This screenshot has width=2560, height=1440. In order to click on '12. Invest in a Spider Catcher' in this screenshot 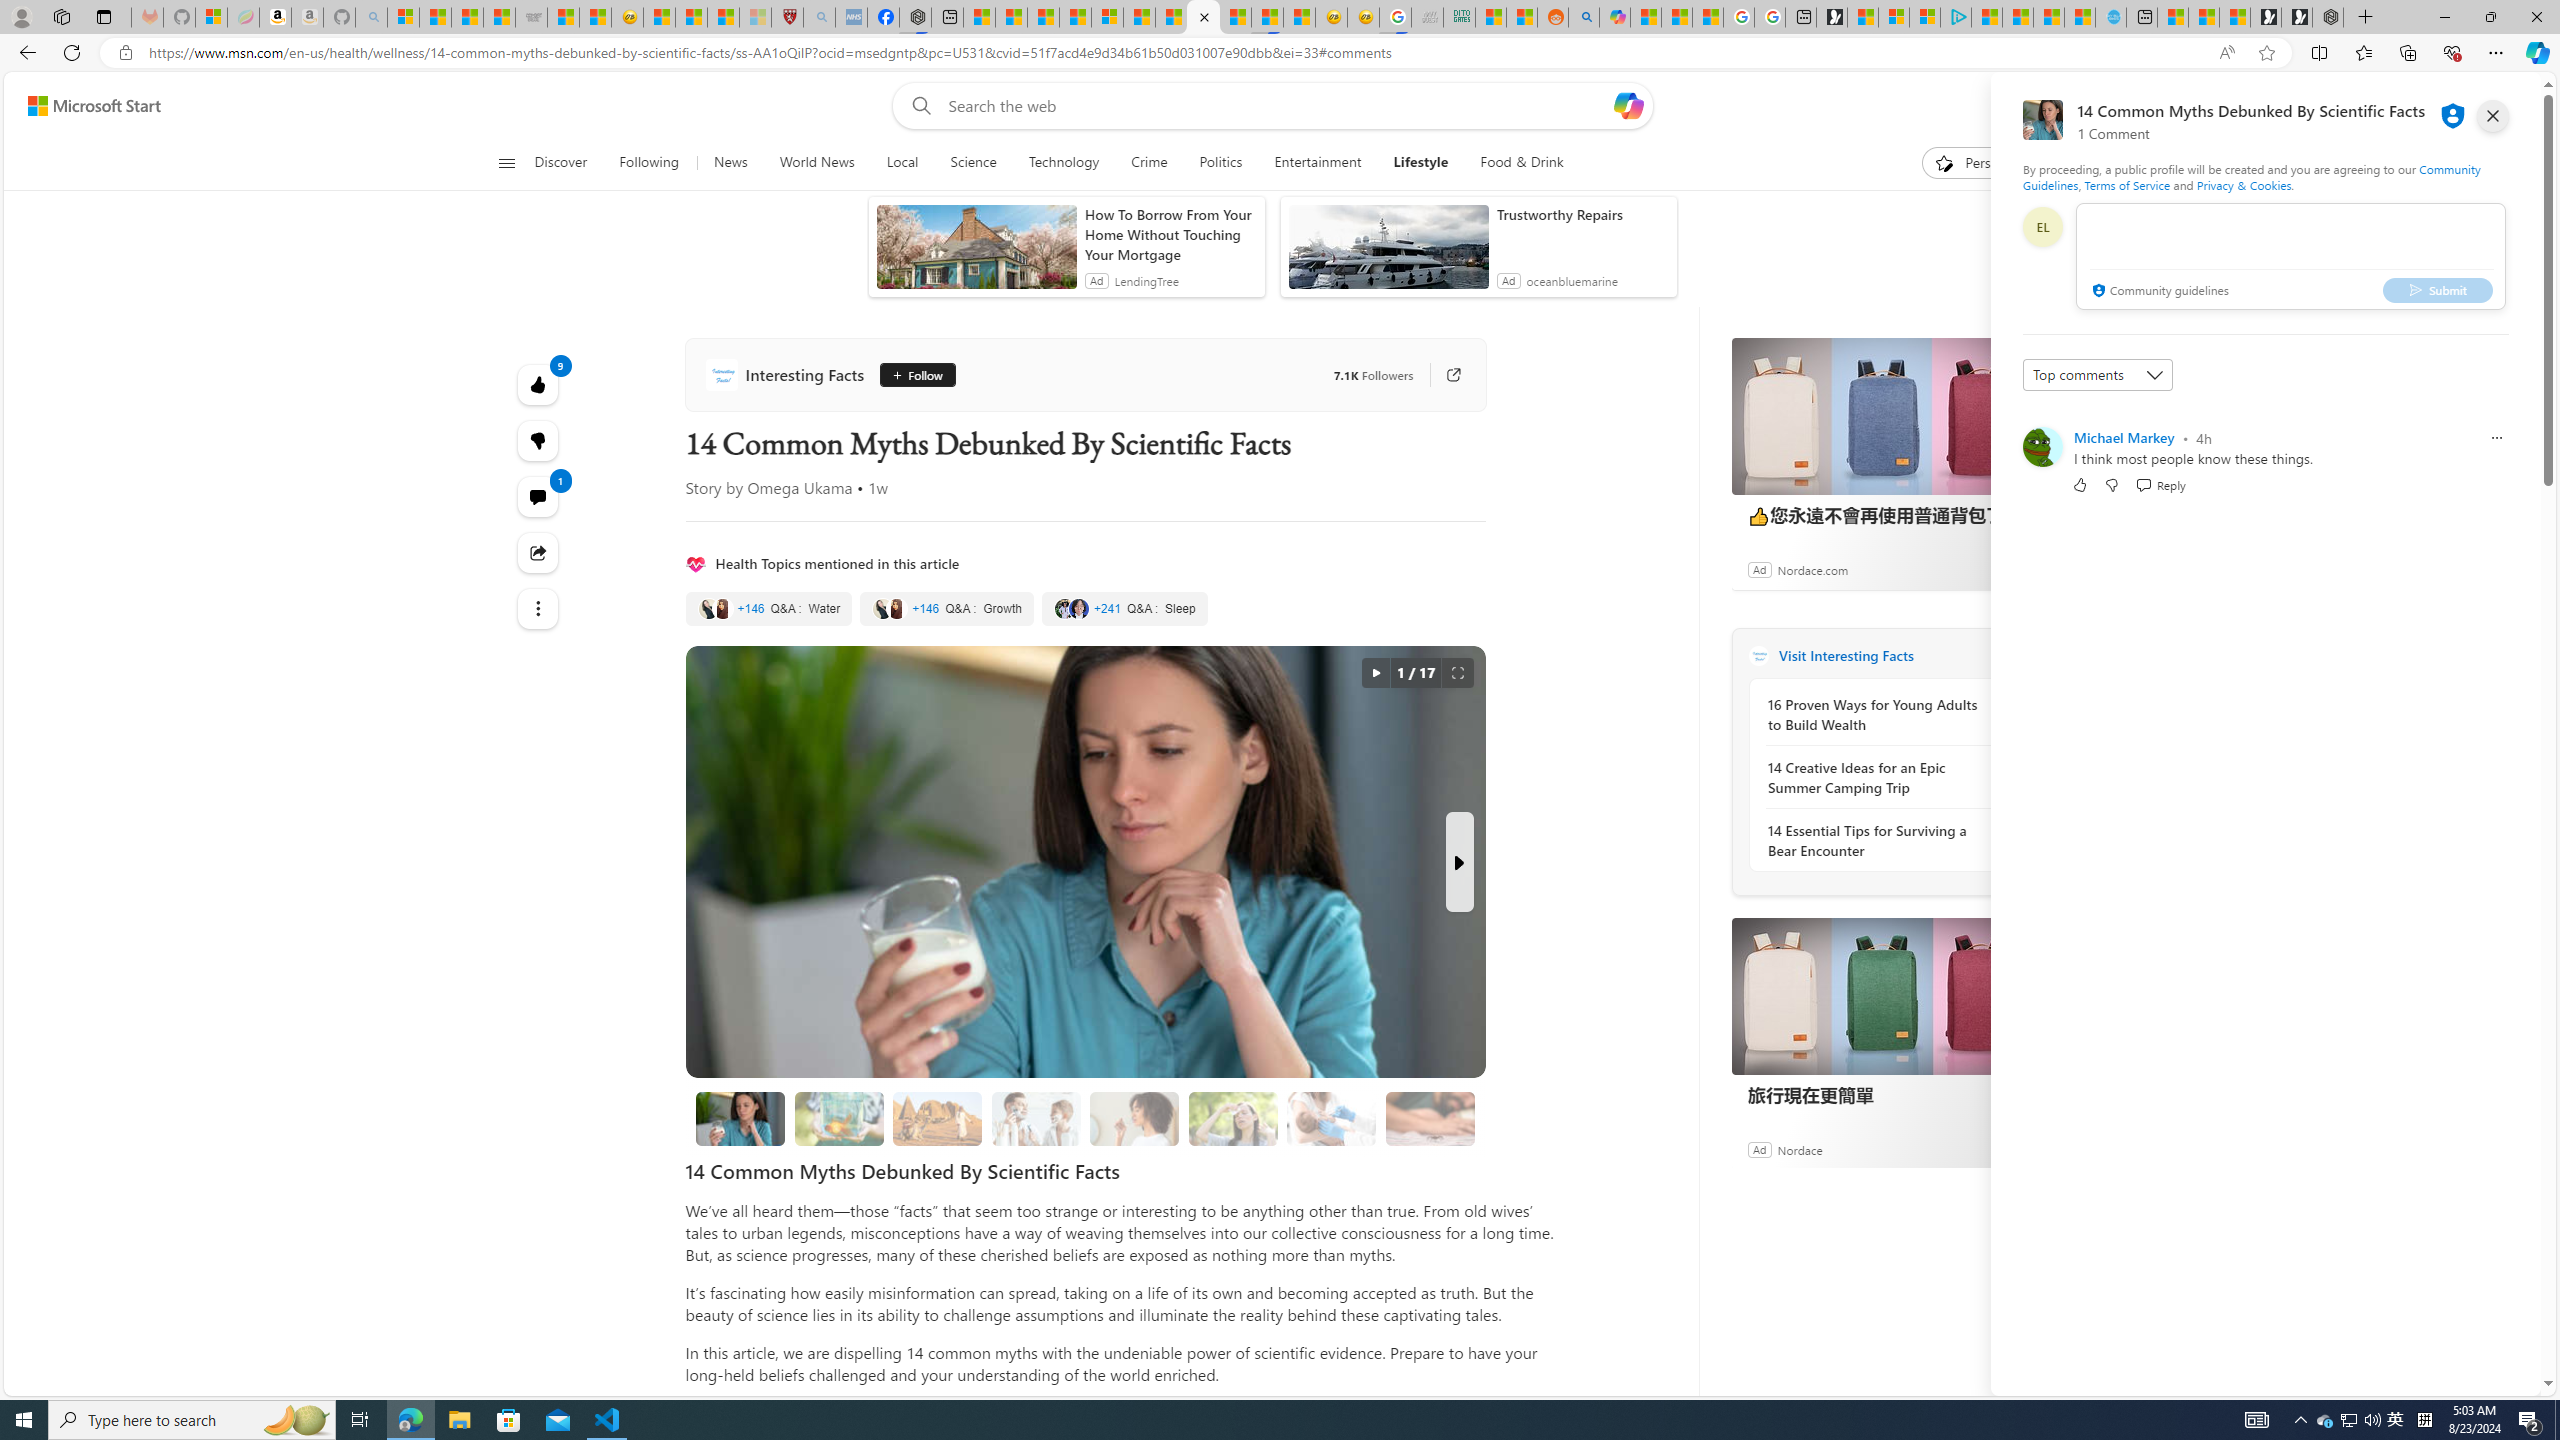, I will do `click(1428, 1118)`.